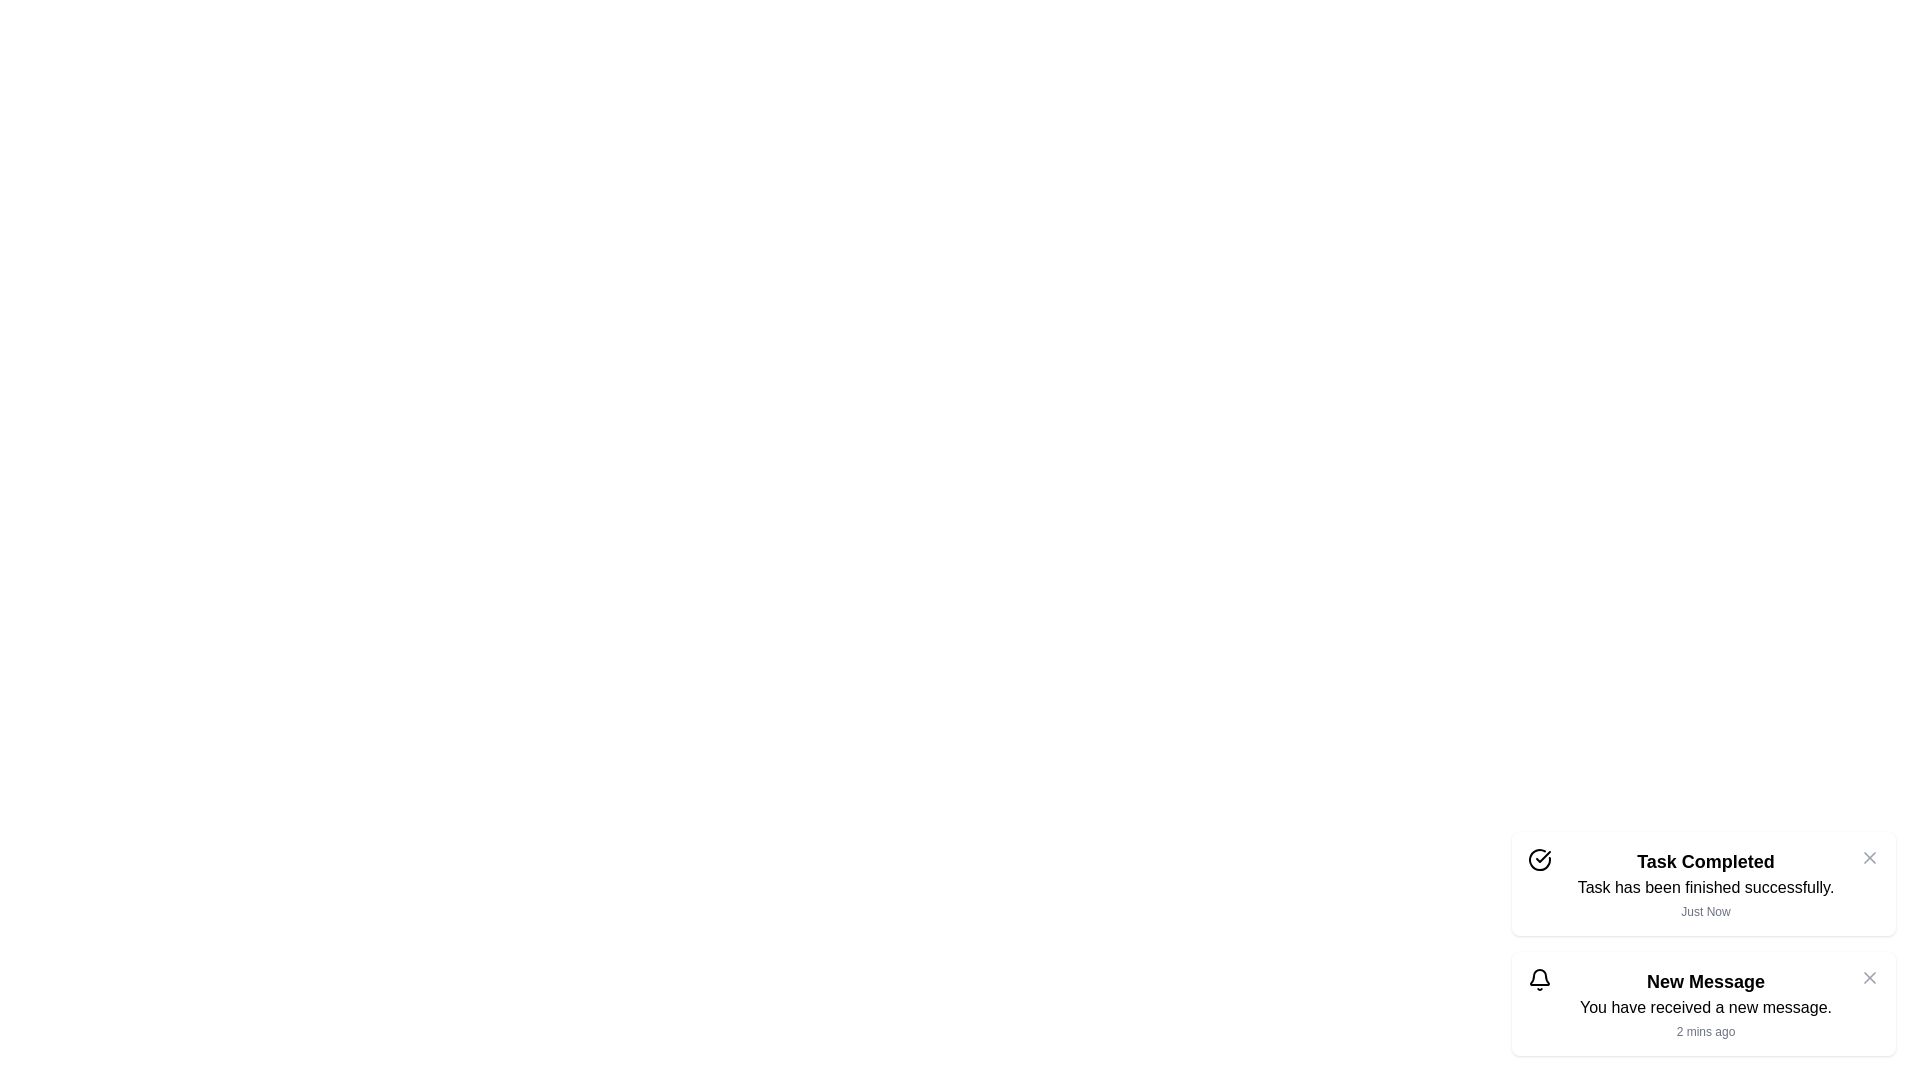 The height and width of the screenshot is (1080, 1920). What do you see at coordinates (1704, 911) in the screenshot?
I see `the timestamp text of the snackbar to inspect its value` at bounding box center [1704, 911].